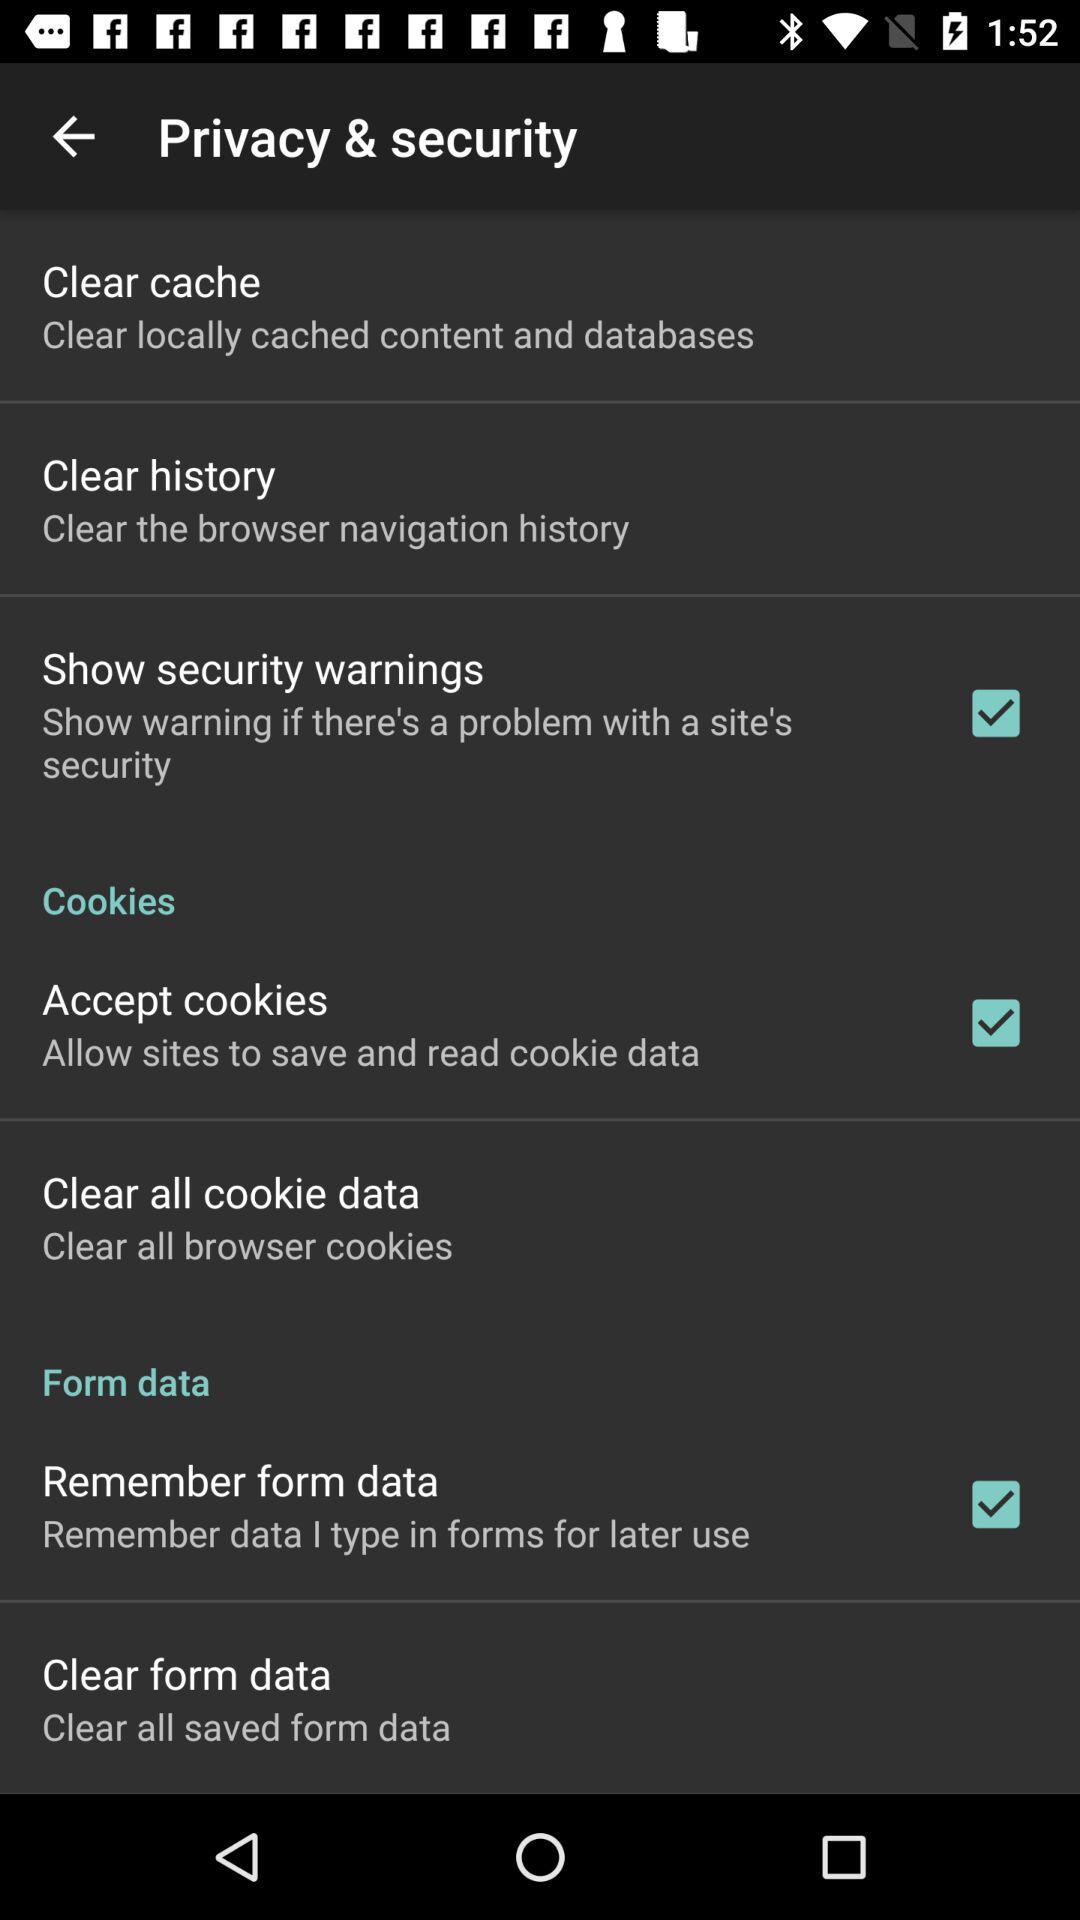 The image size is (1080, 1920). Describe the element at coordinates (72, 135) in the screenshot. I see `the item above the clear cache item` at that location.